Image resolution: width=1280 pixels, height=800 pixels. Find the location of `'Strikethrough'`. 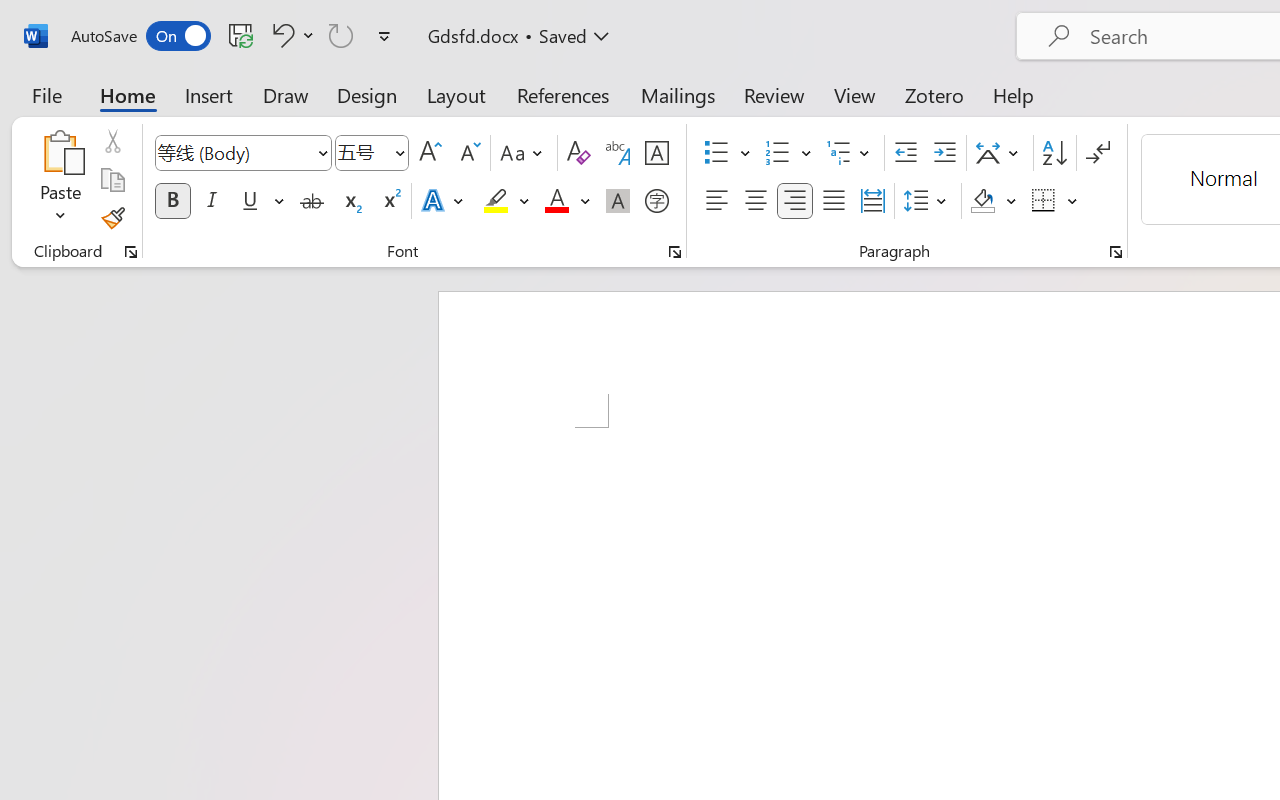

'Strikethrough' is located at coordinates (311, 201).